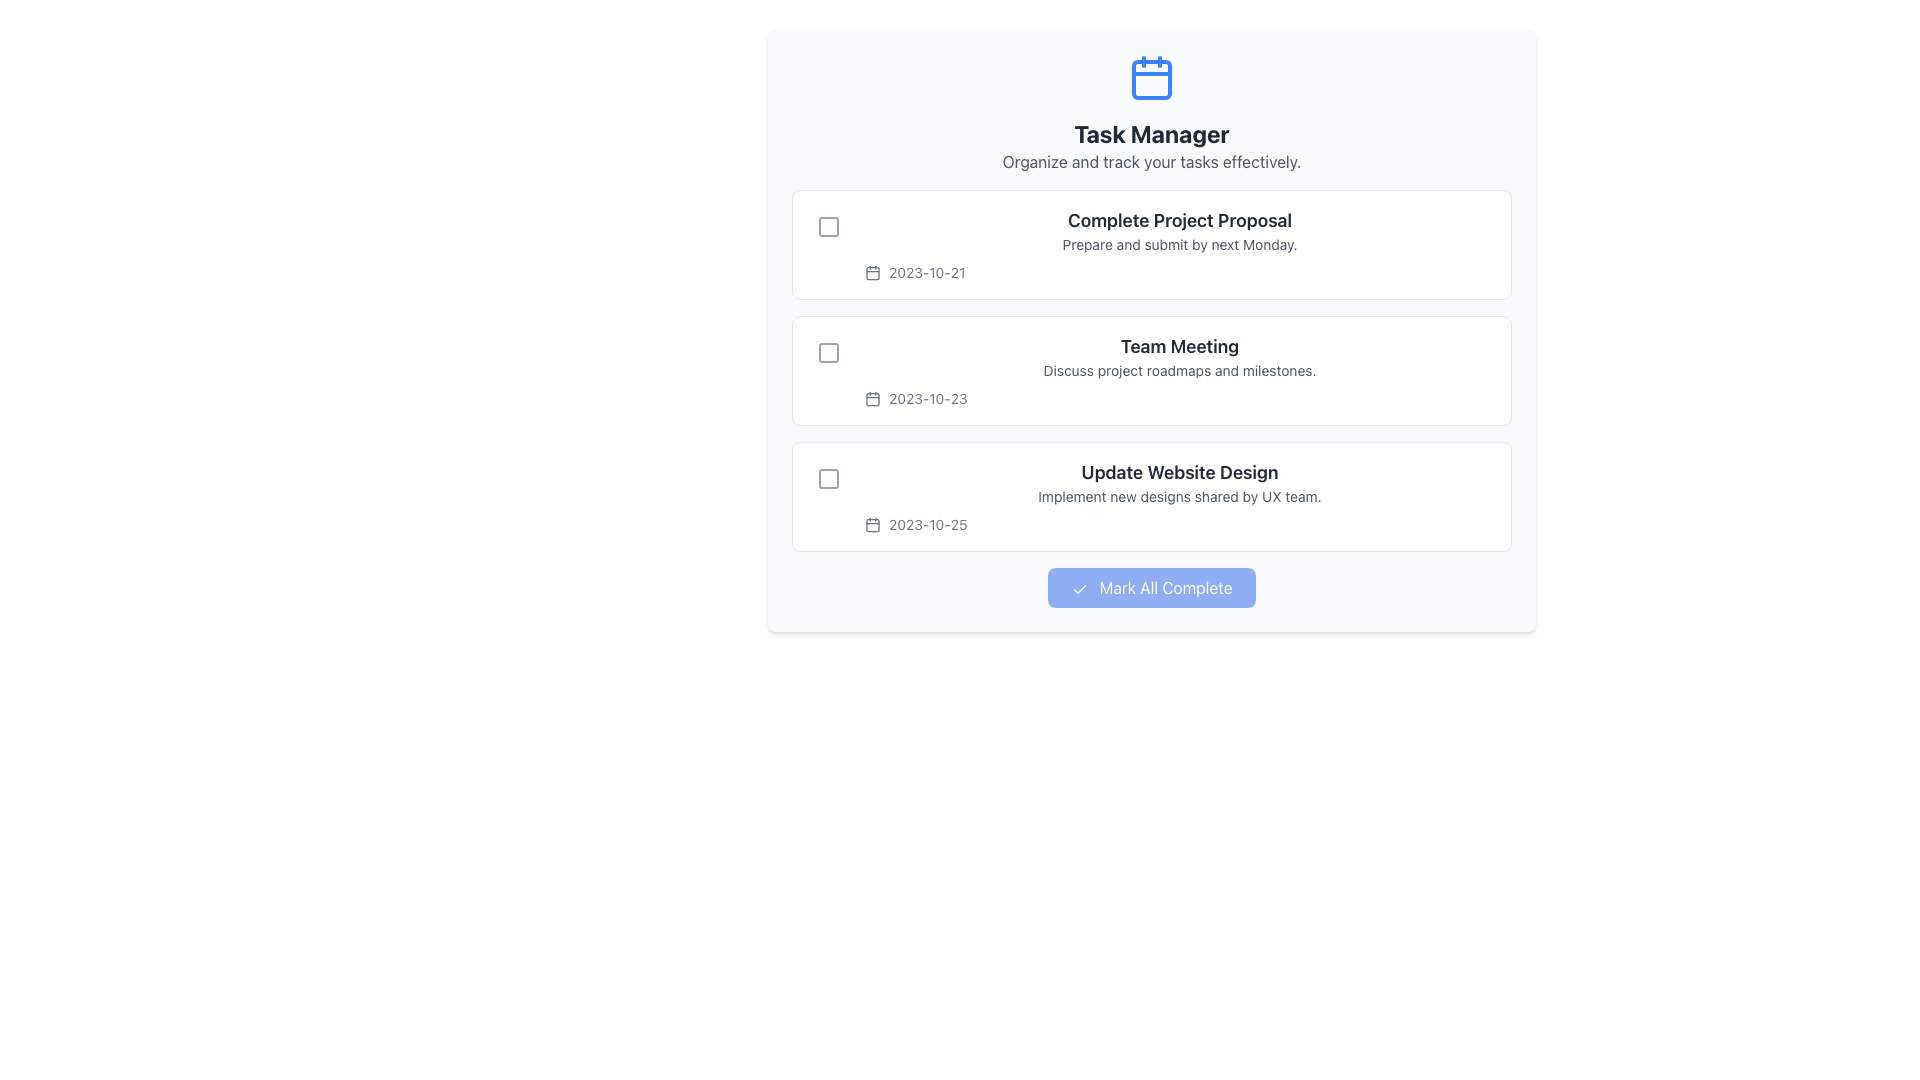 This screenshot has height=1080, width=1920. I want to click on the square checkbox located to the left of the task item labeled 'Update Website Design', so click(829, 478).